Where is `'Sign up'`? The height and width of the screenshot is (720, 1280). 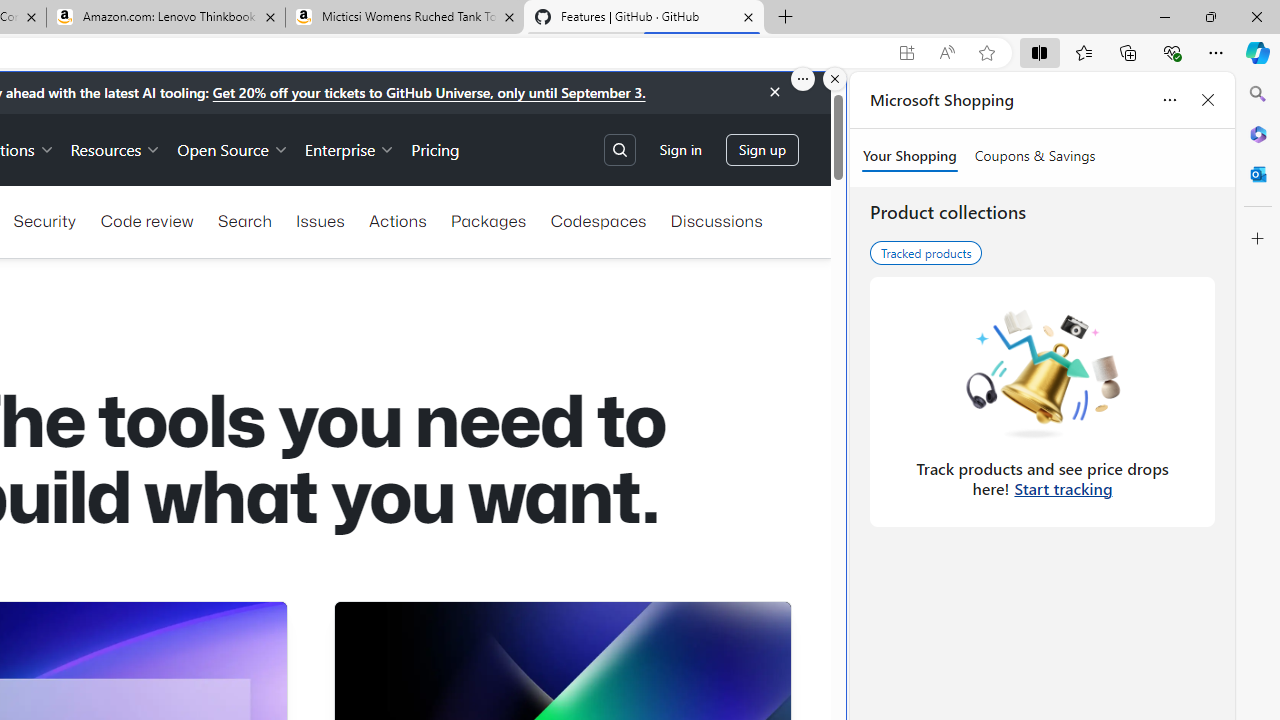
'Sign up' is located at coordinates (761, 148).